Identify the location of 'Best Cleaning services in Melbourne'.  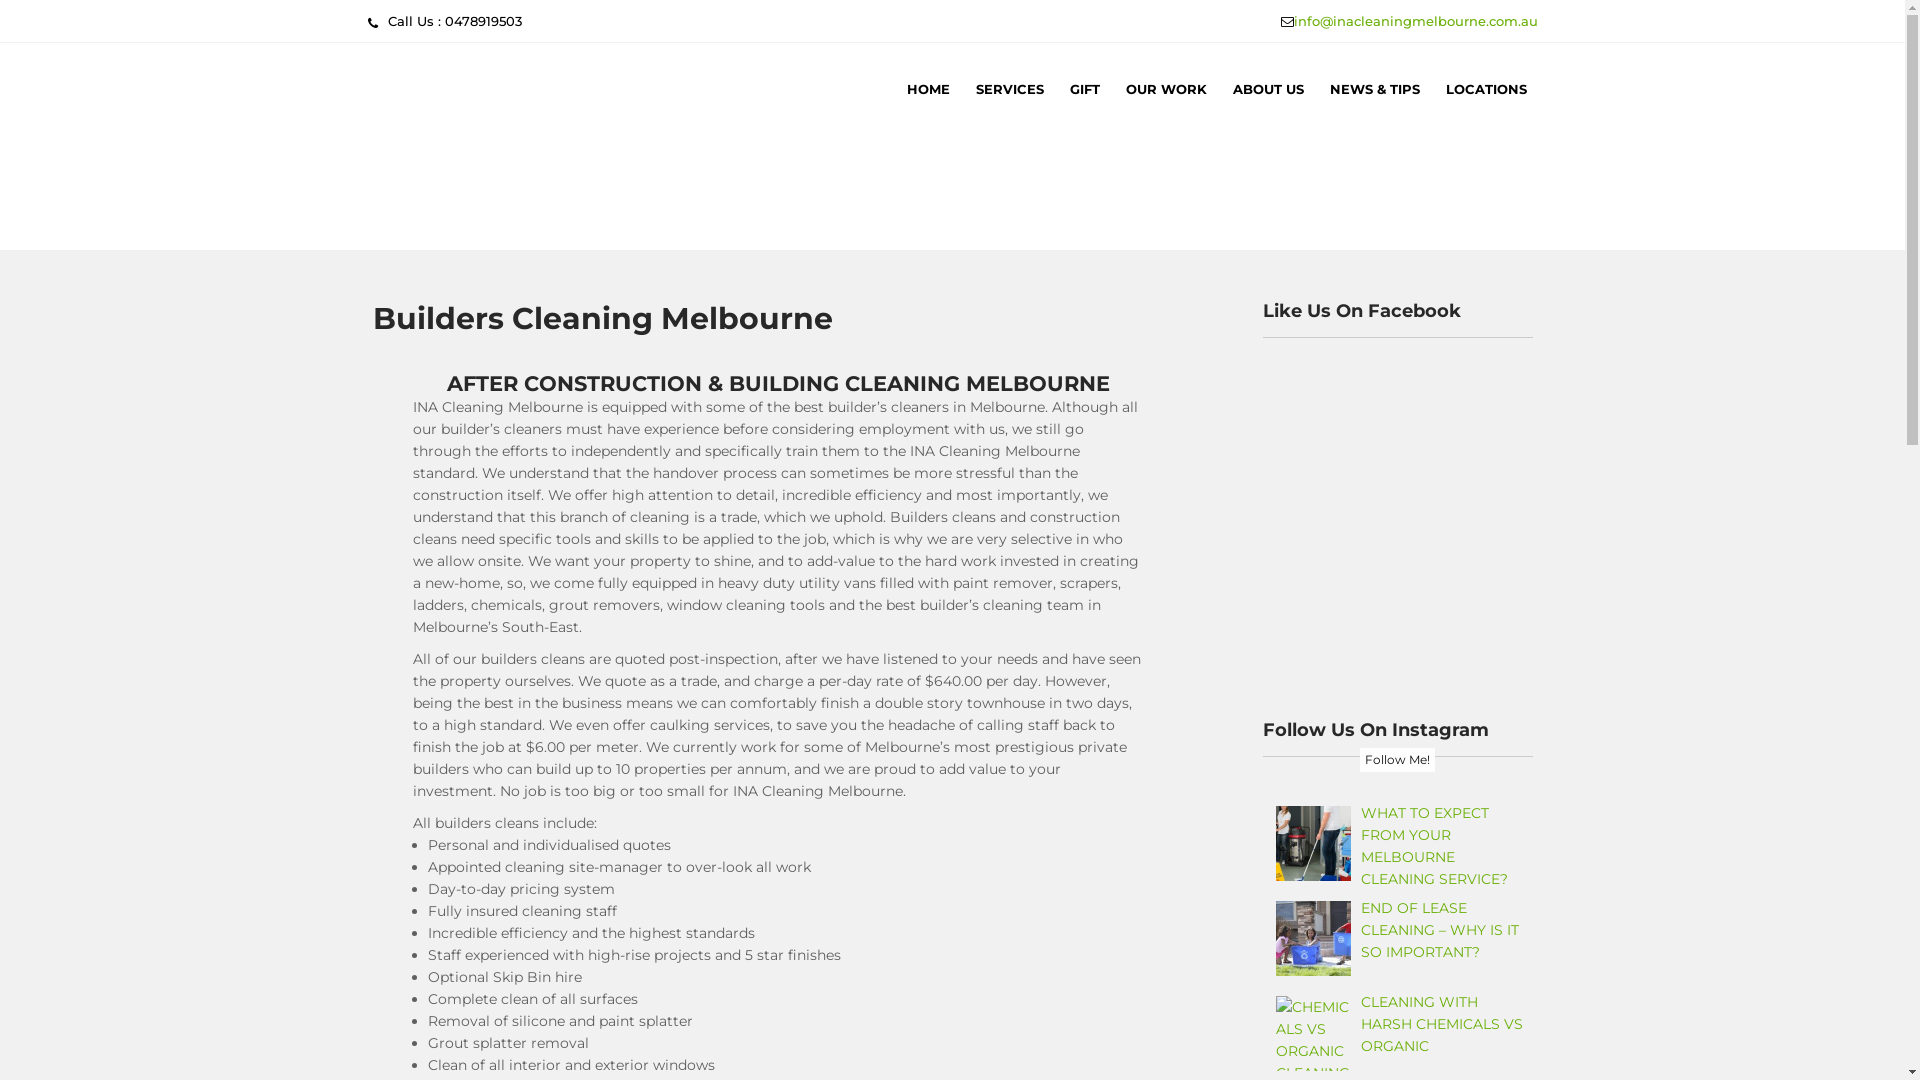
(641, 242).